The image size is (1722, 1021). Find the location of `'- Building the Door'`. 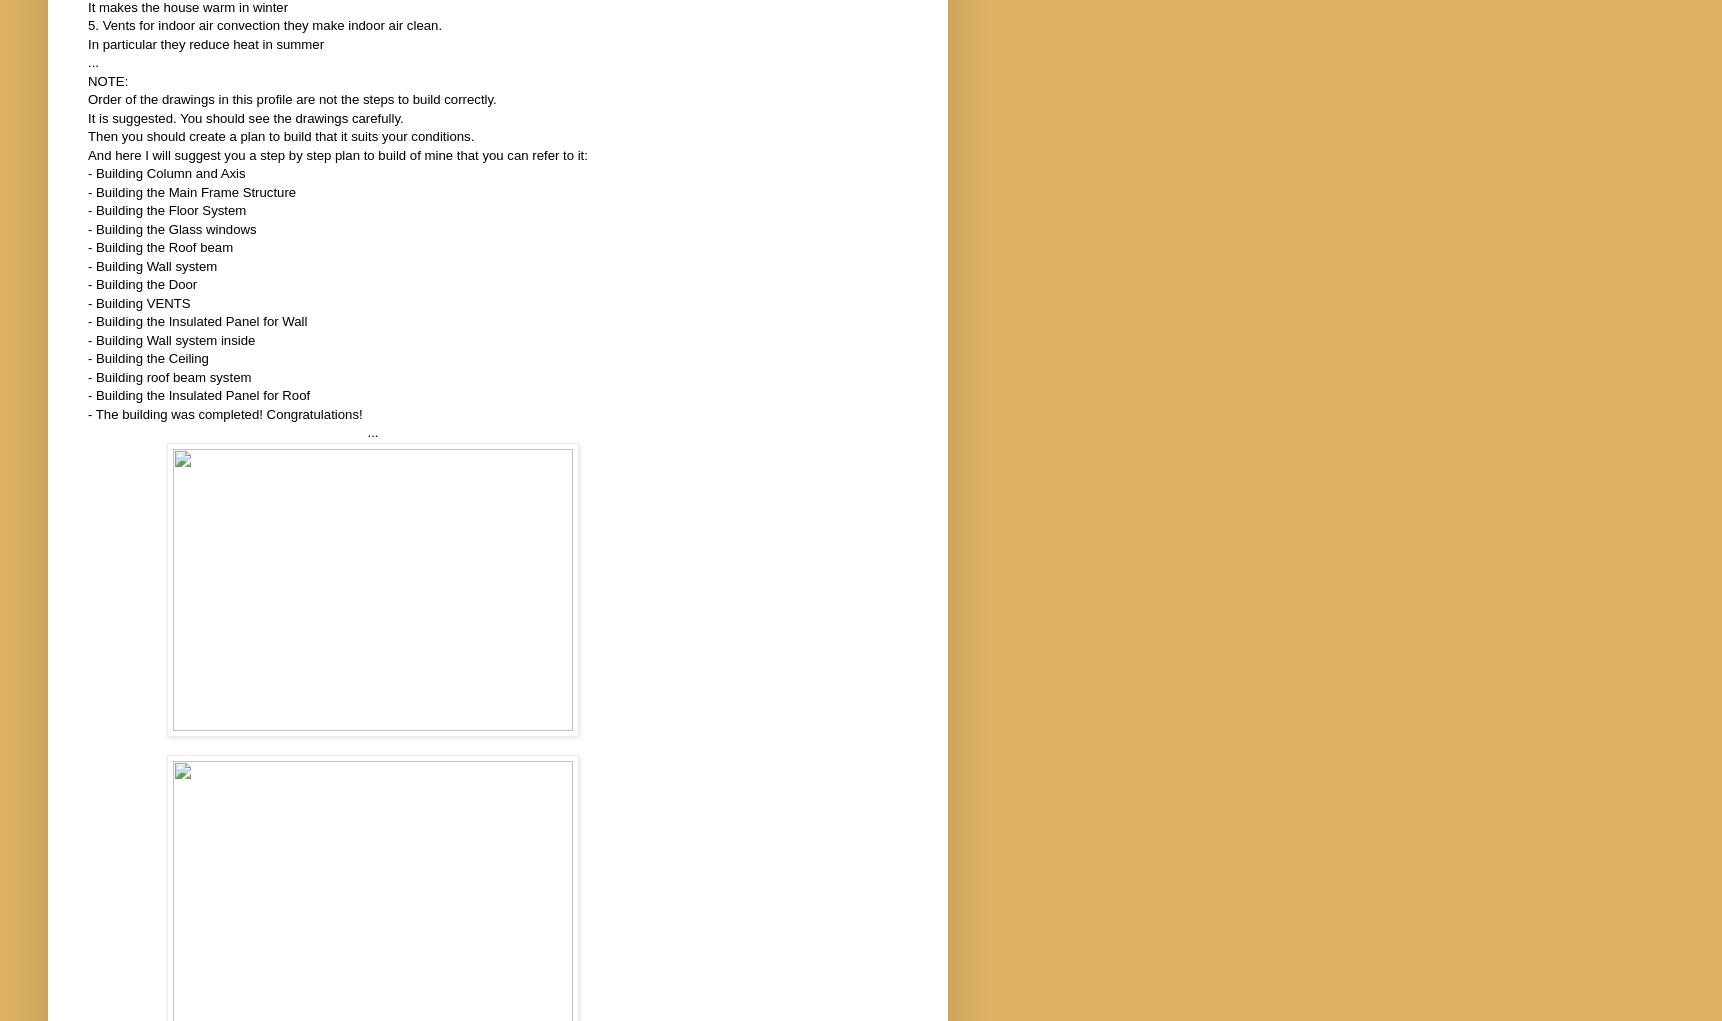

'- Building the Door' is located at coordinates (86, 284).